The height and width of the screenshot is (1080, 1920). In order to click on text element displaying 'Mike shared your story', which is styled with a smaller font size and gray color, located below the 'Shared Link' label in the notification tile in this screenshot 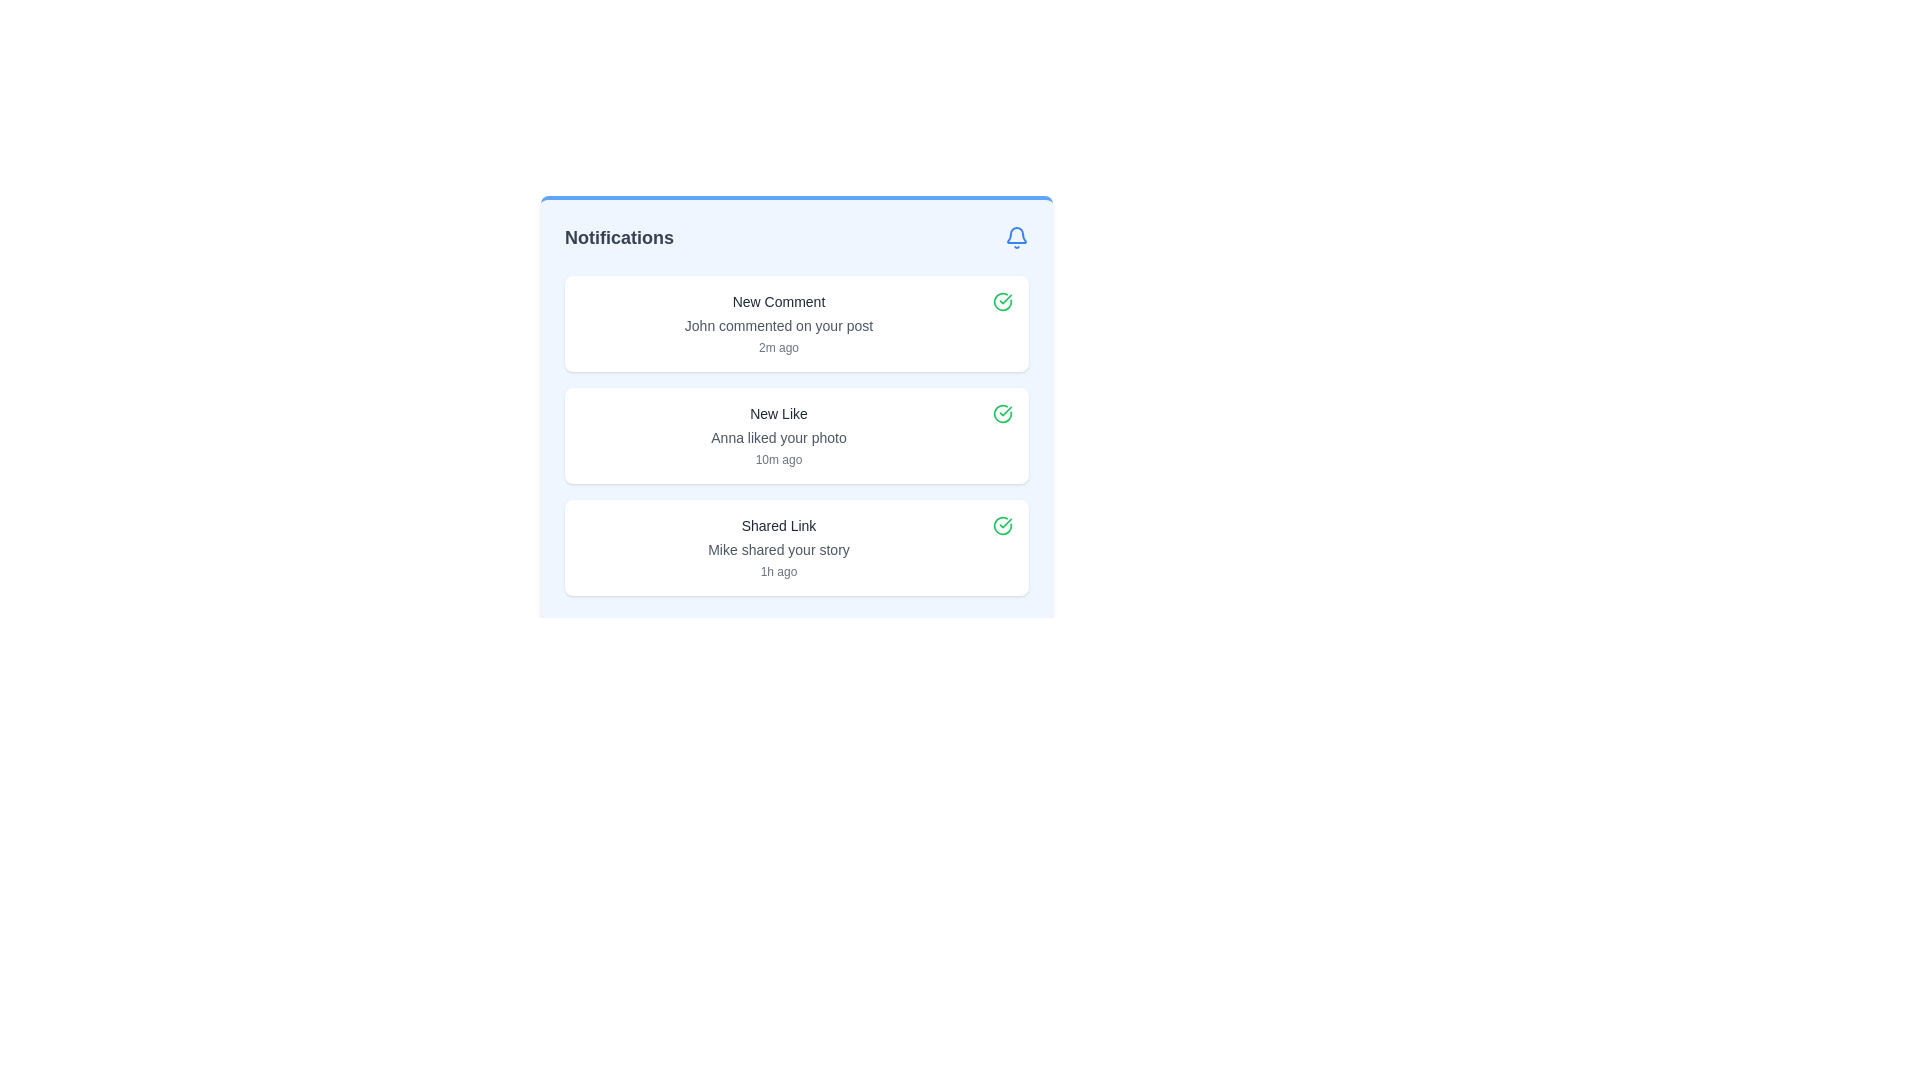, I will do `click(777, 550)`.